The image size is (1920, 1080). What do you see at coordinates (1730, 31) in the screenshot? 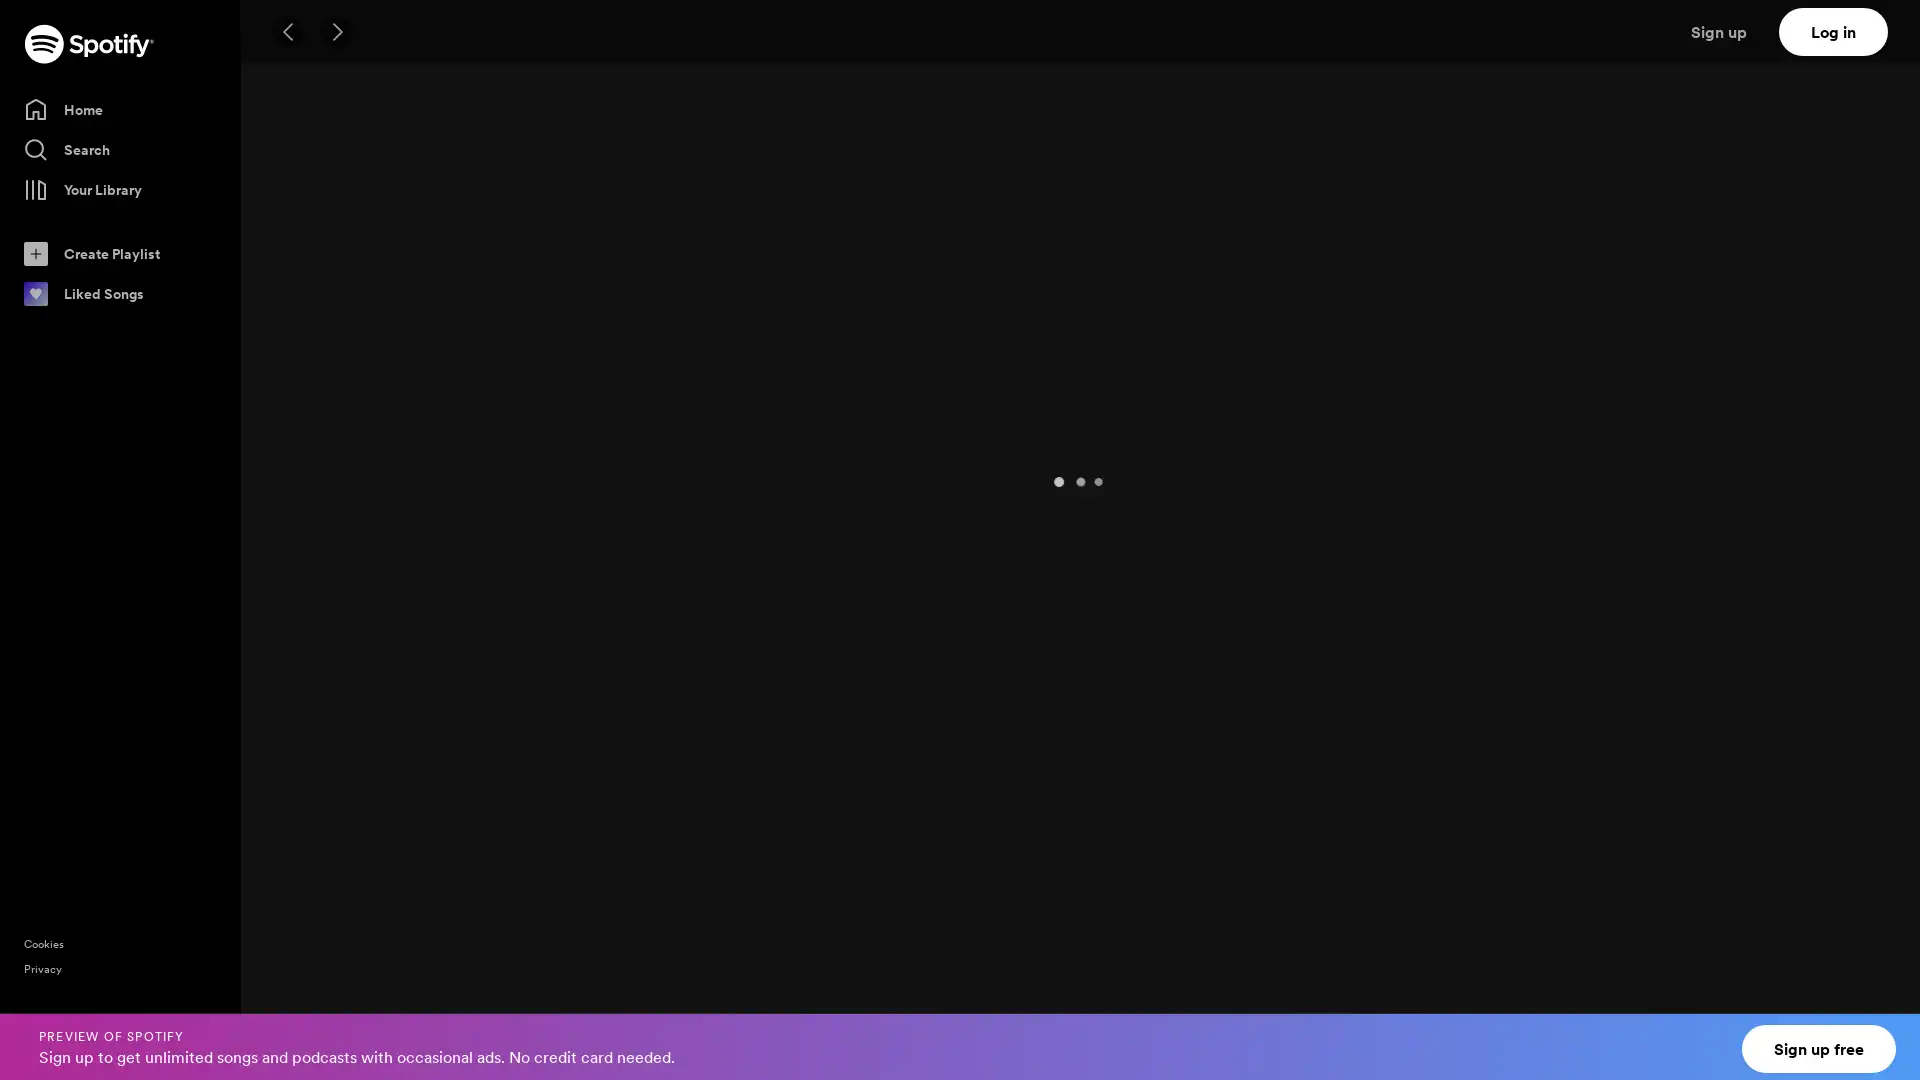
I see `Sign up` at bounding box center [1730, 31].